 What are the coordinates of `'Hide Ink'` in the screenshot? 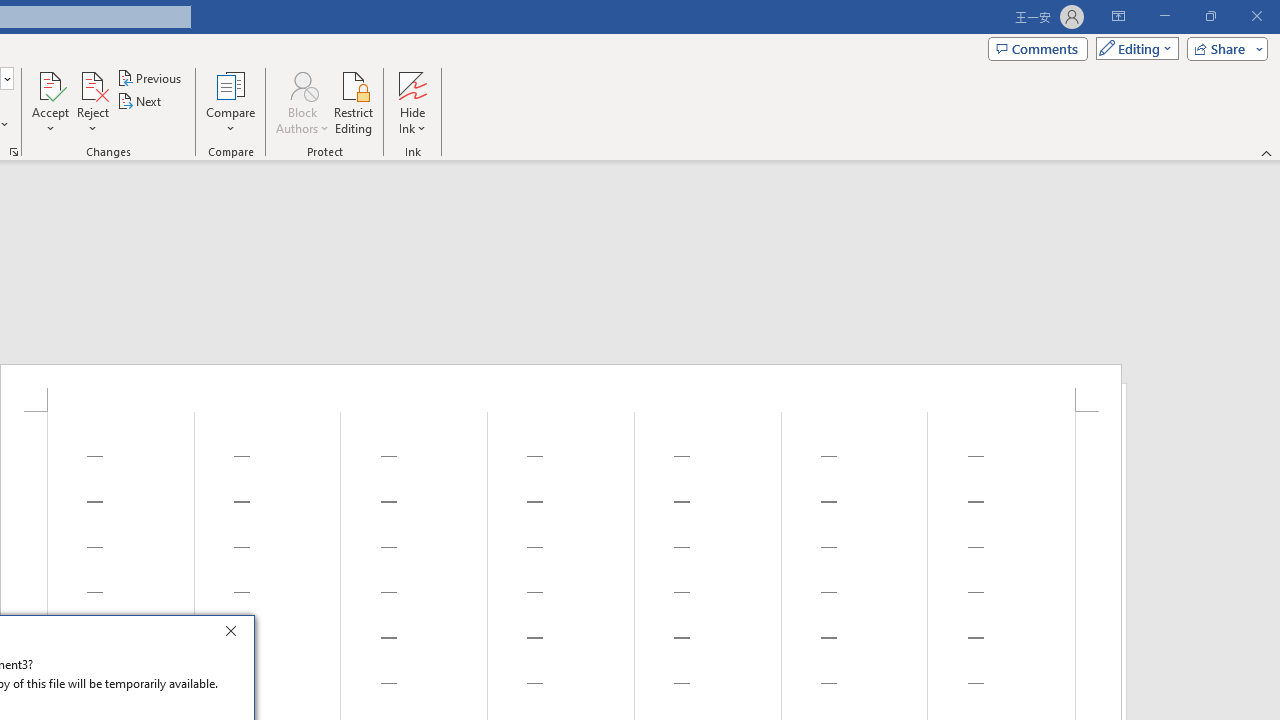 It's located at (411, 84).